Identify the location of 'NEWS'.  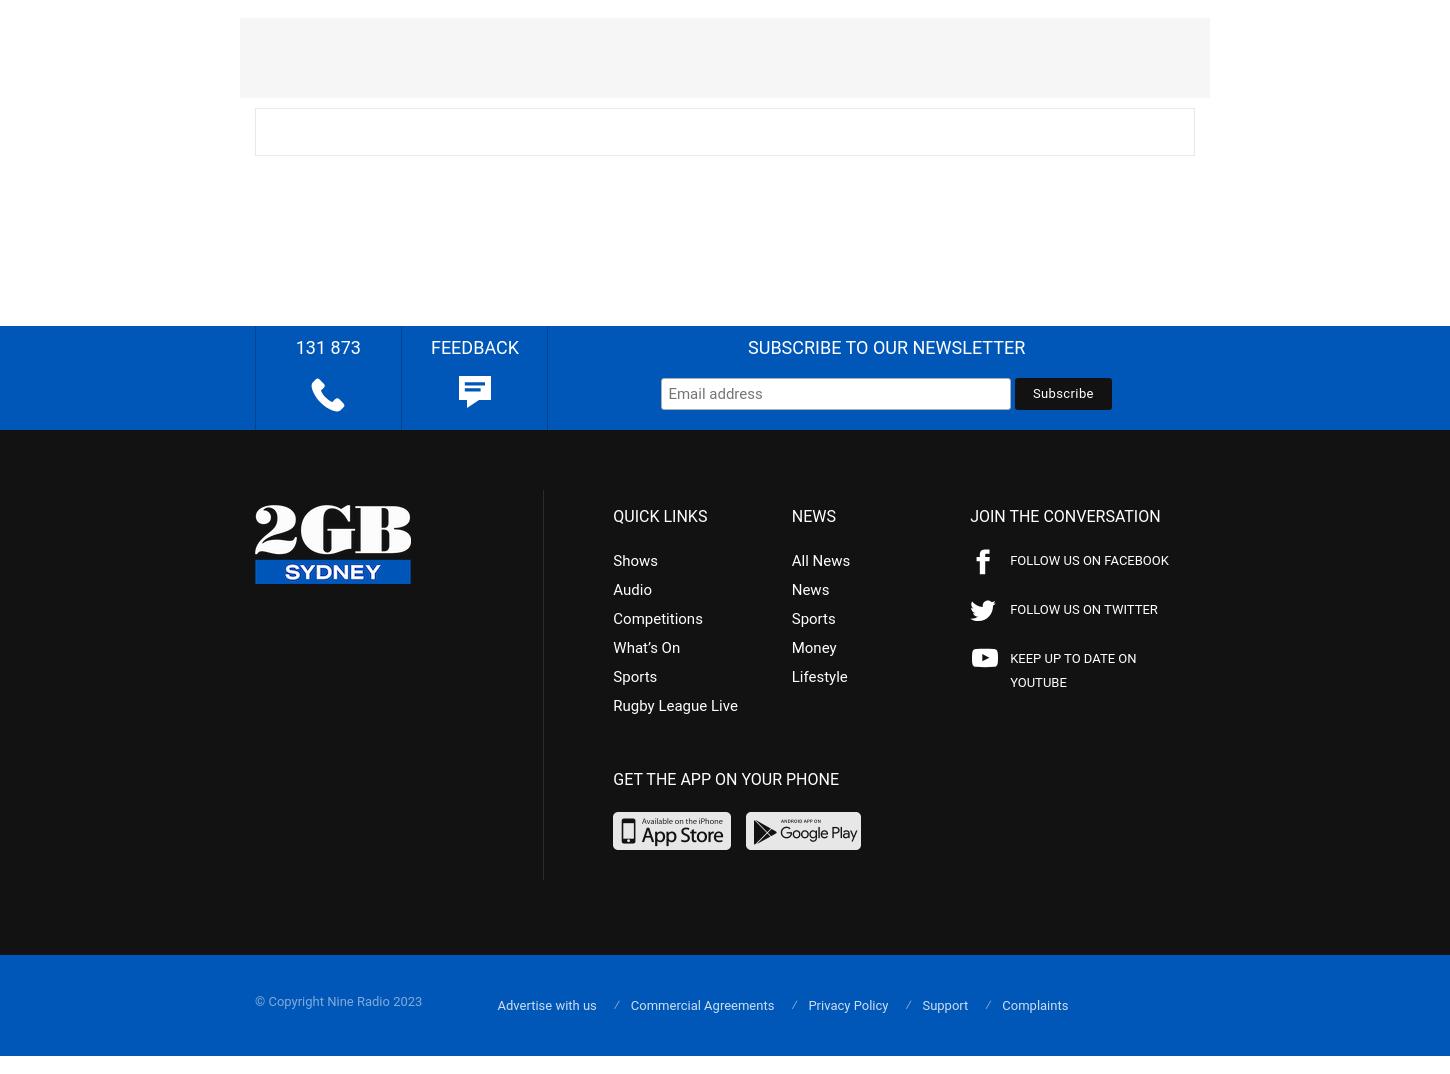
(813, 515).